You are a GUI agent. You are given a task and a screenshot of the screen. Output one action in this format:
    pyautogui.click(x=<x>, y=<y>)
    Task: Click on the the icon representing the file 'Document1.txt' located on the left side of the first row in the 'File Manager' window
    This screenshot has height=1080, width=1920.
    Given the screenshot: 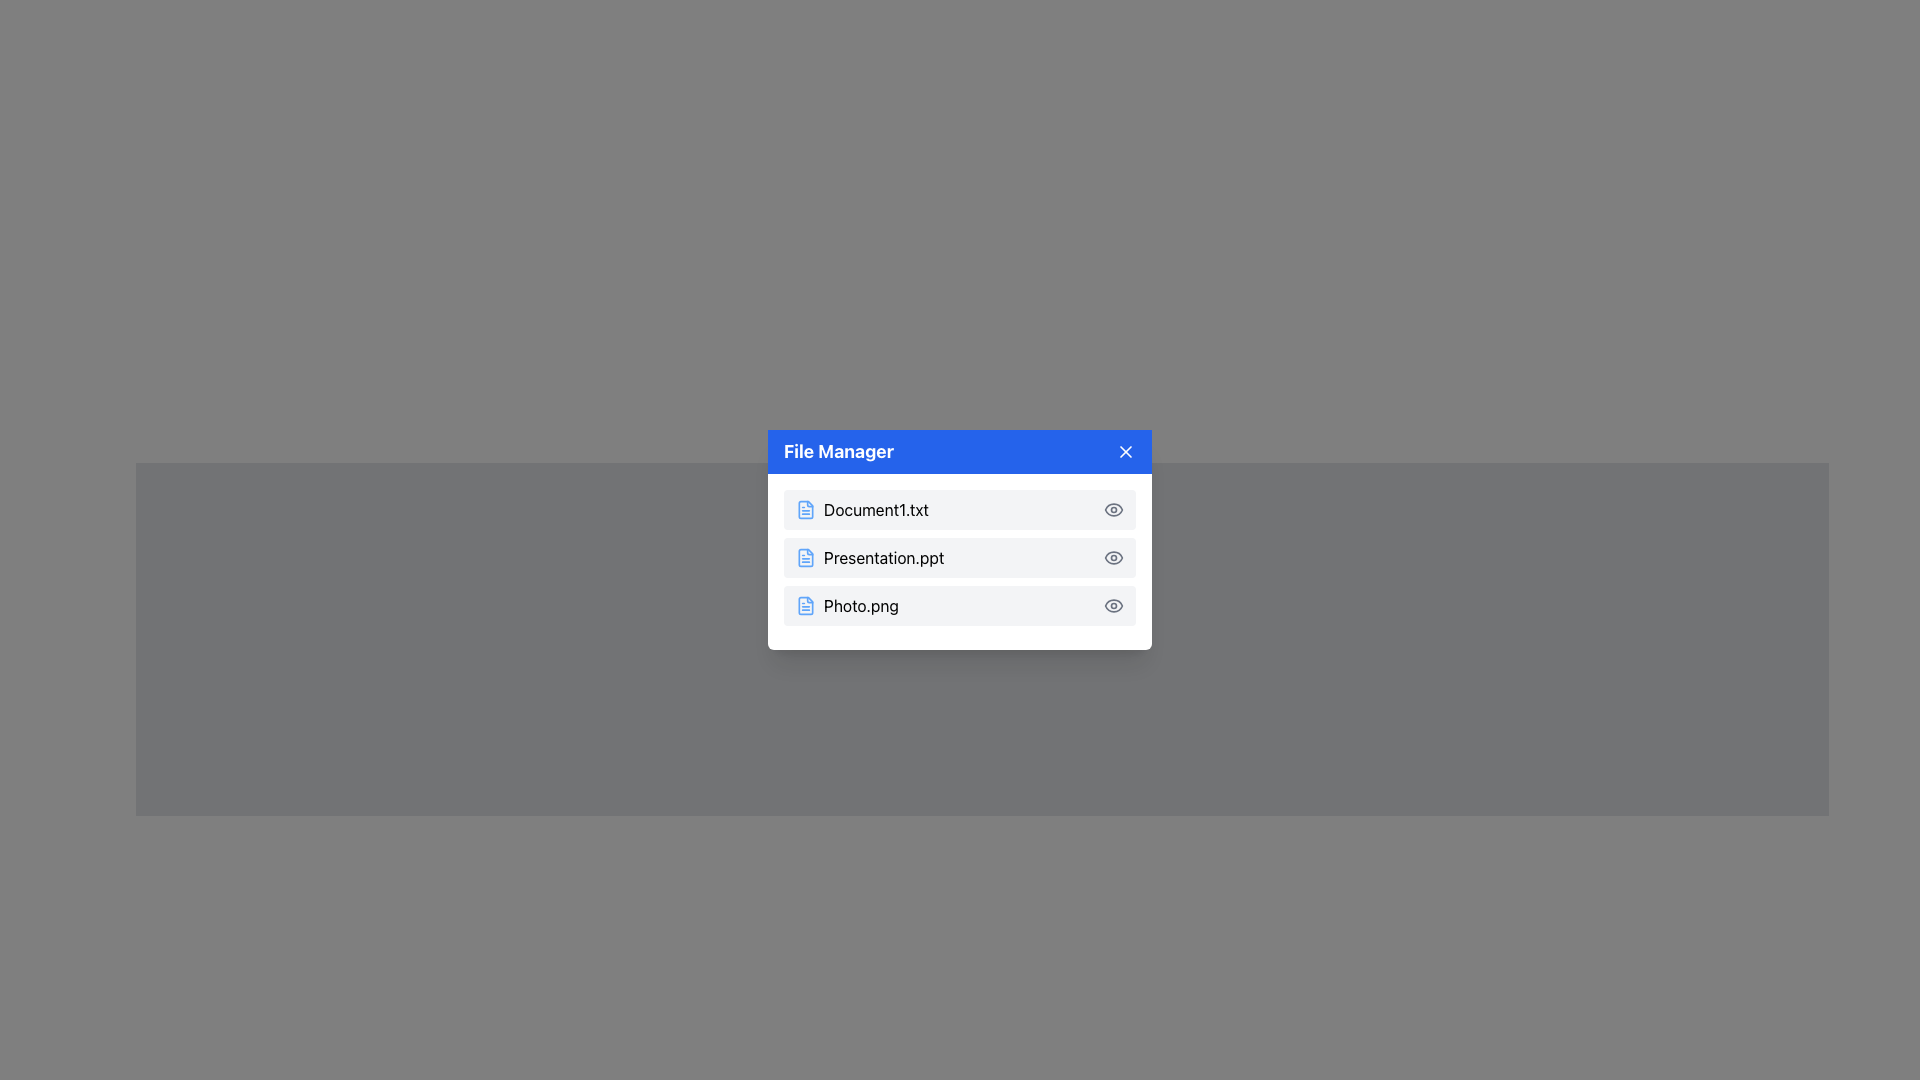 What is the action you would take?
    pyautogui.click(x=806, y=508)
    